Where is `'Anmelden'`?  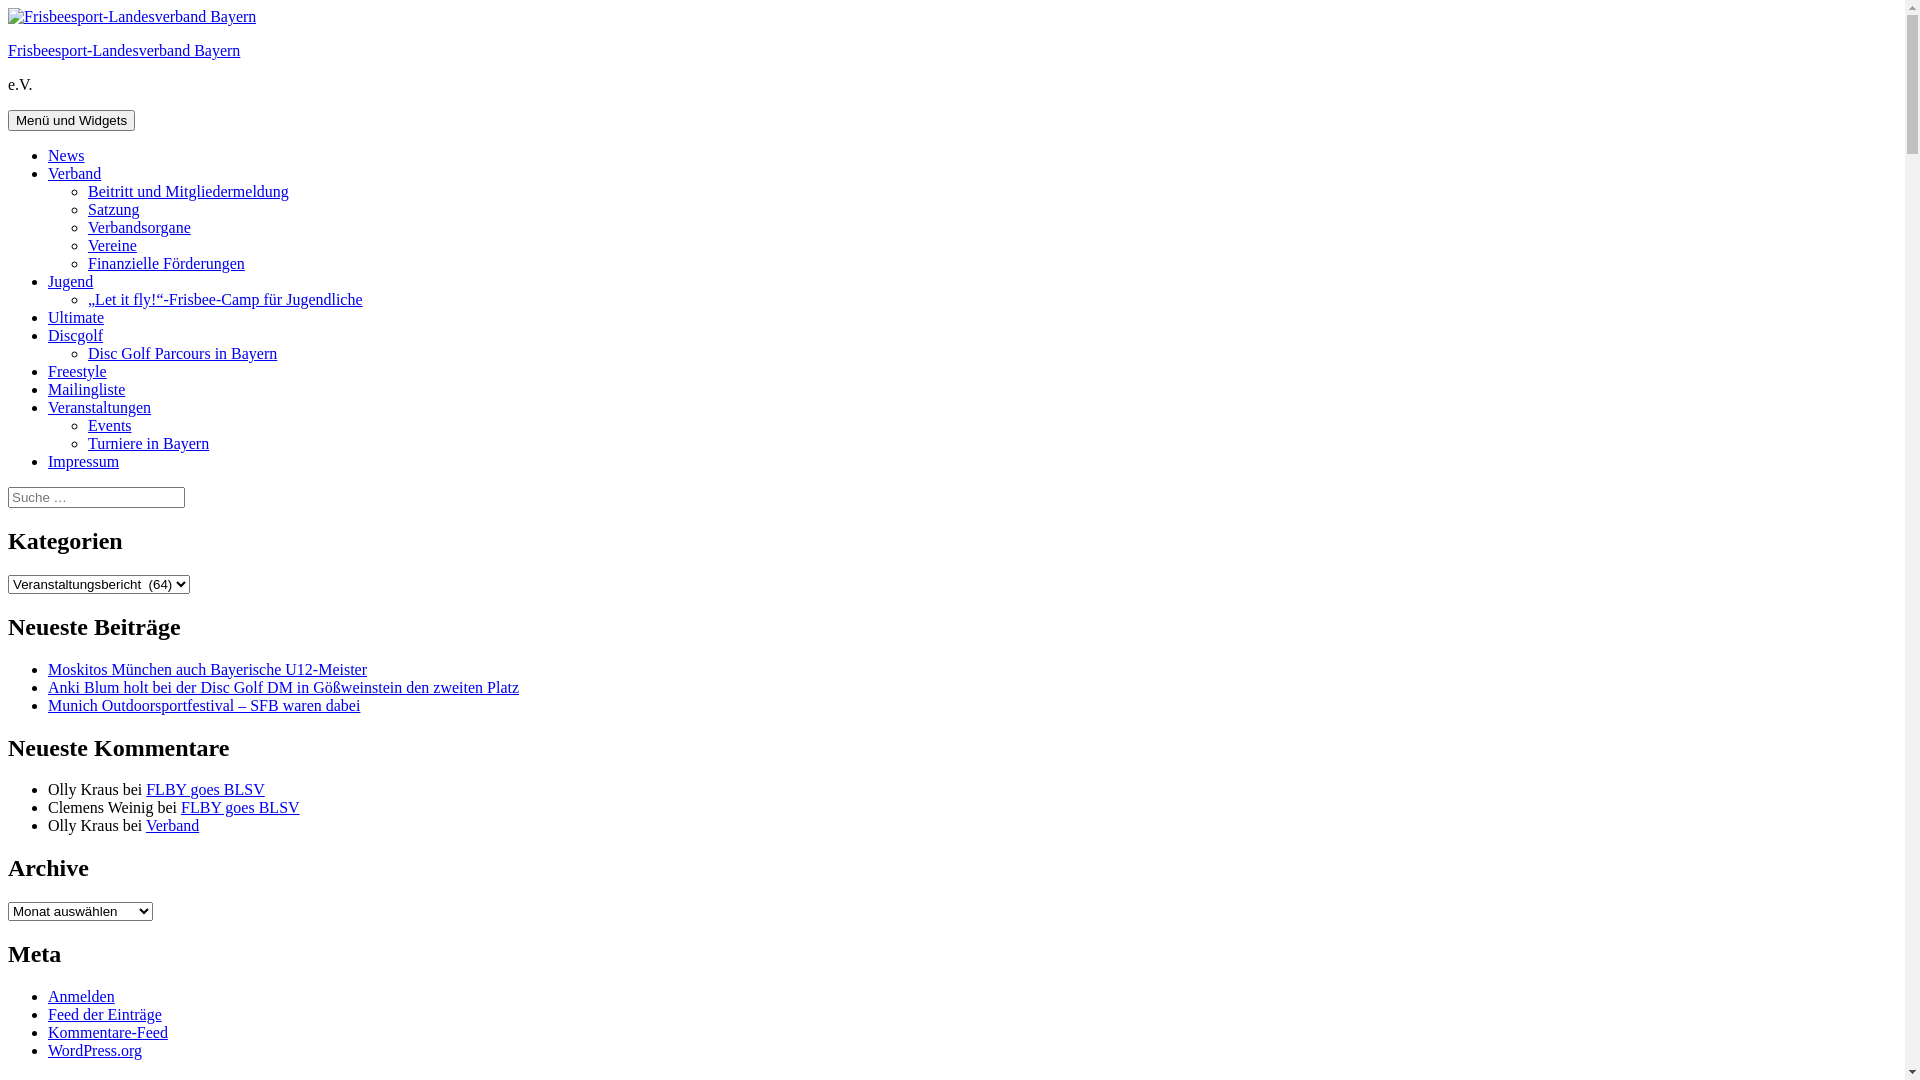
'Anmelden' is located at coordinates (80, 996).